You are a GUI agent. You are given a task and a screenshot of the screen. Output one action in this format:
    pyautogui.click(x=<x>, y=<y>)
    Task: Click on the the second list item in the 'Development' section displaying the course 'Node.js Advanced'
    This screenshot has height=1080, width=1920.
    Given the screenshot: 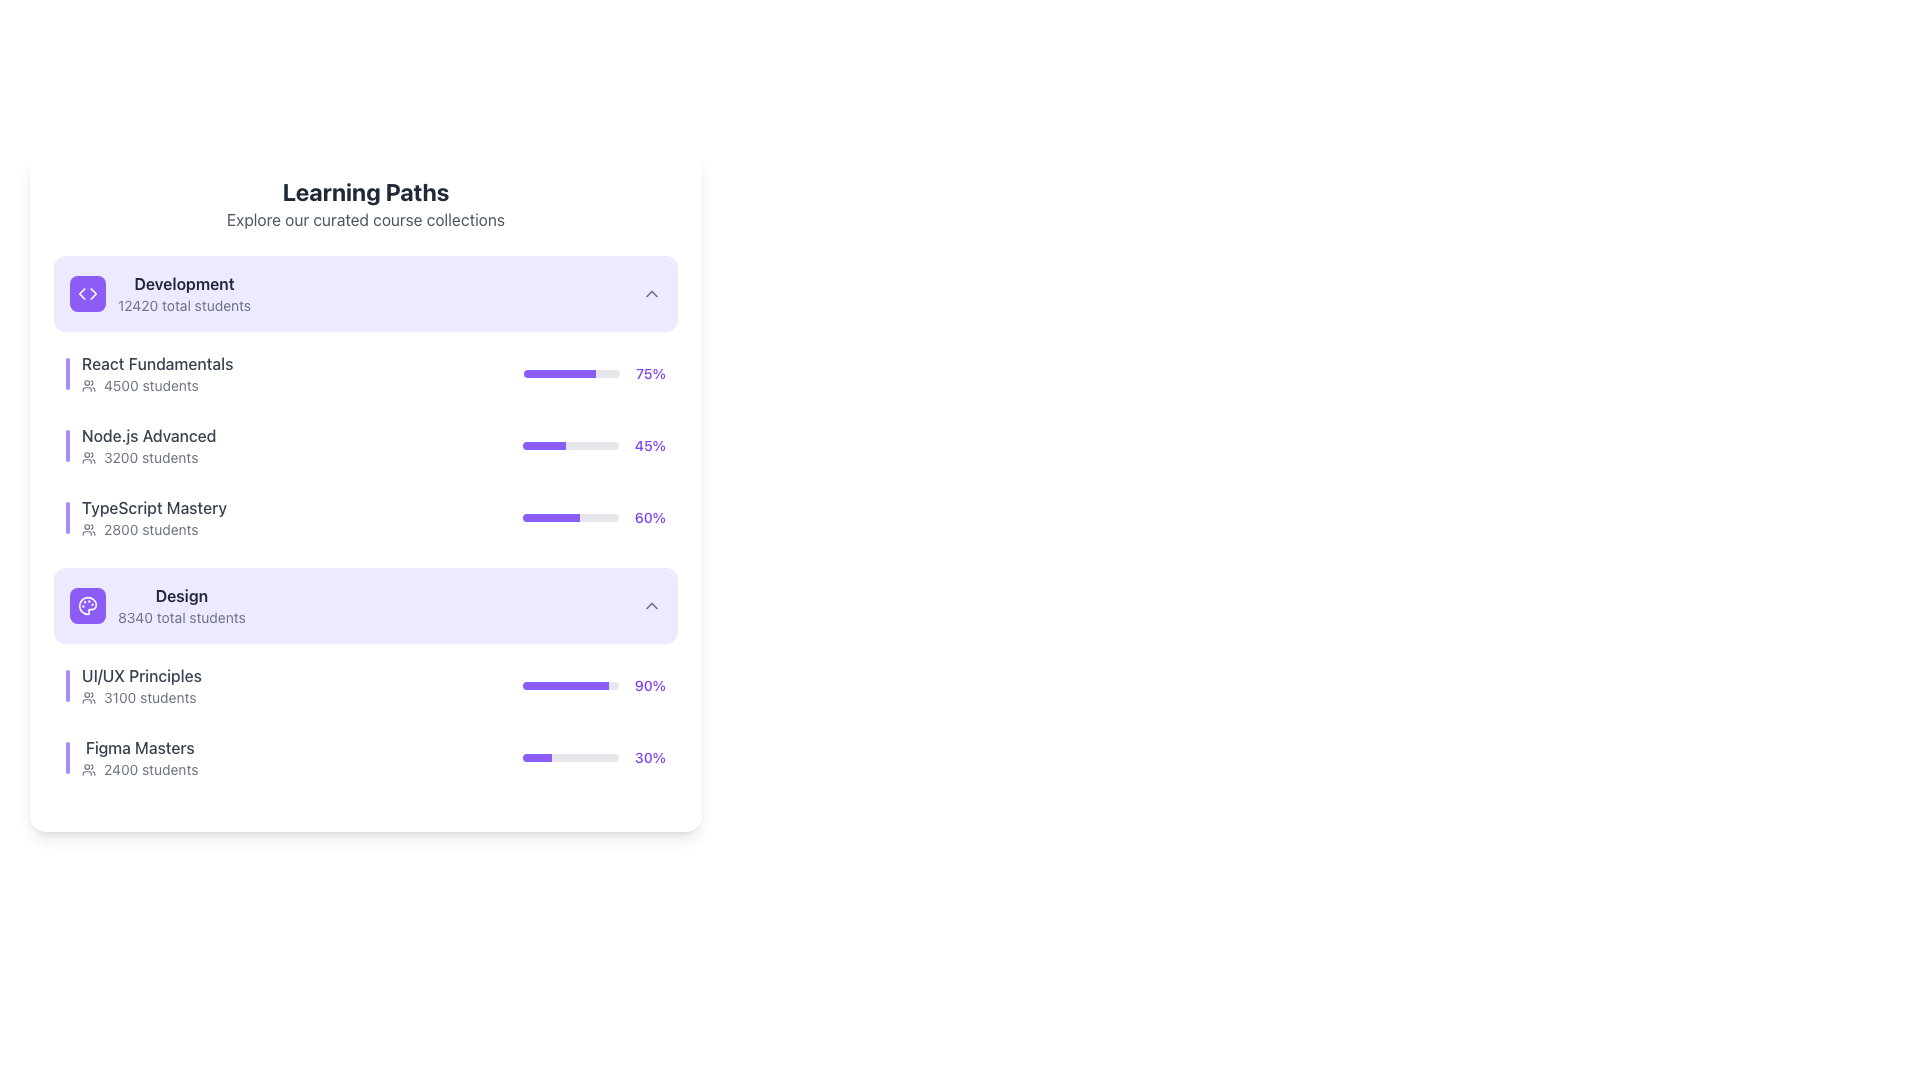 What is the action you would take?
    pyautogui.click(x=365, y=445)
    